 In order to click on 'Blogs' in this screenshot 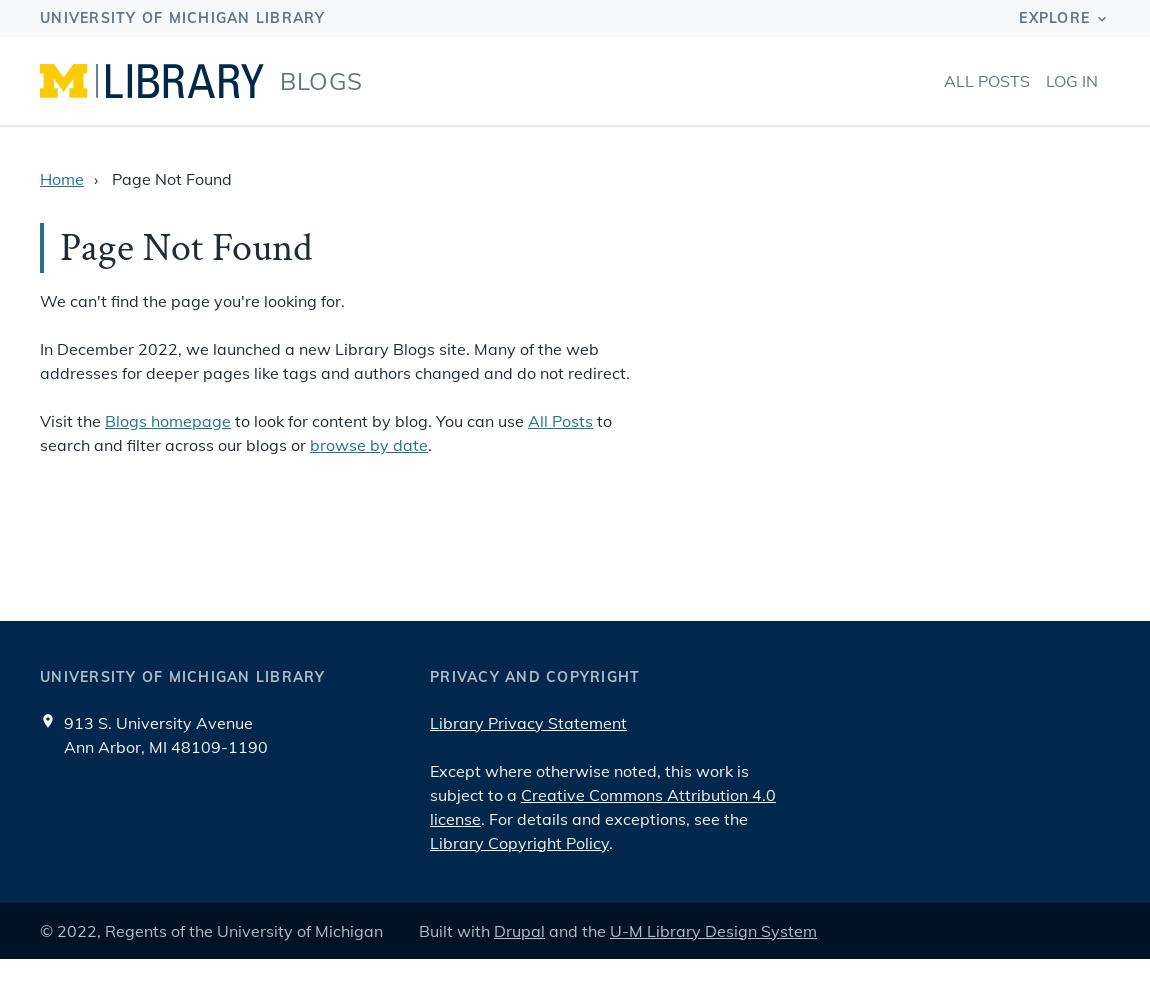, I will do `click(320, 79)`.